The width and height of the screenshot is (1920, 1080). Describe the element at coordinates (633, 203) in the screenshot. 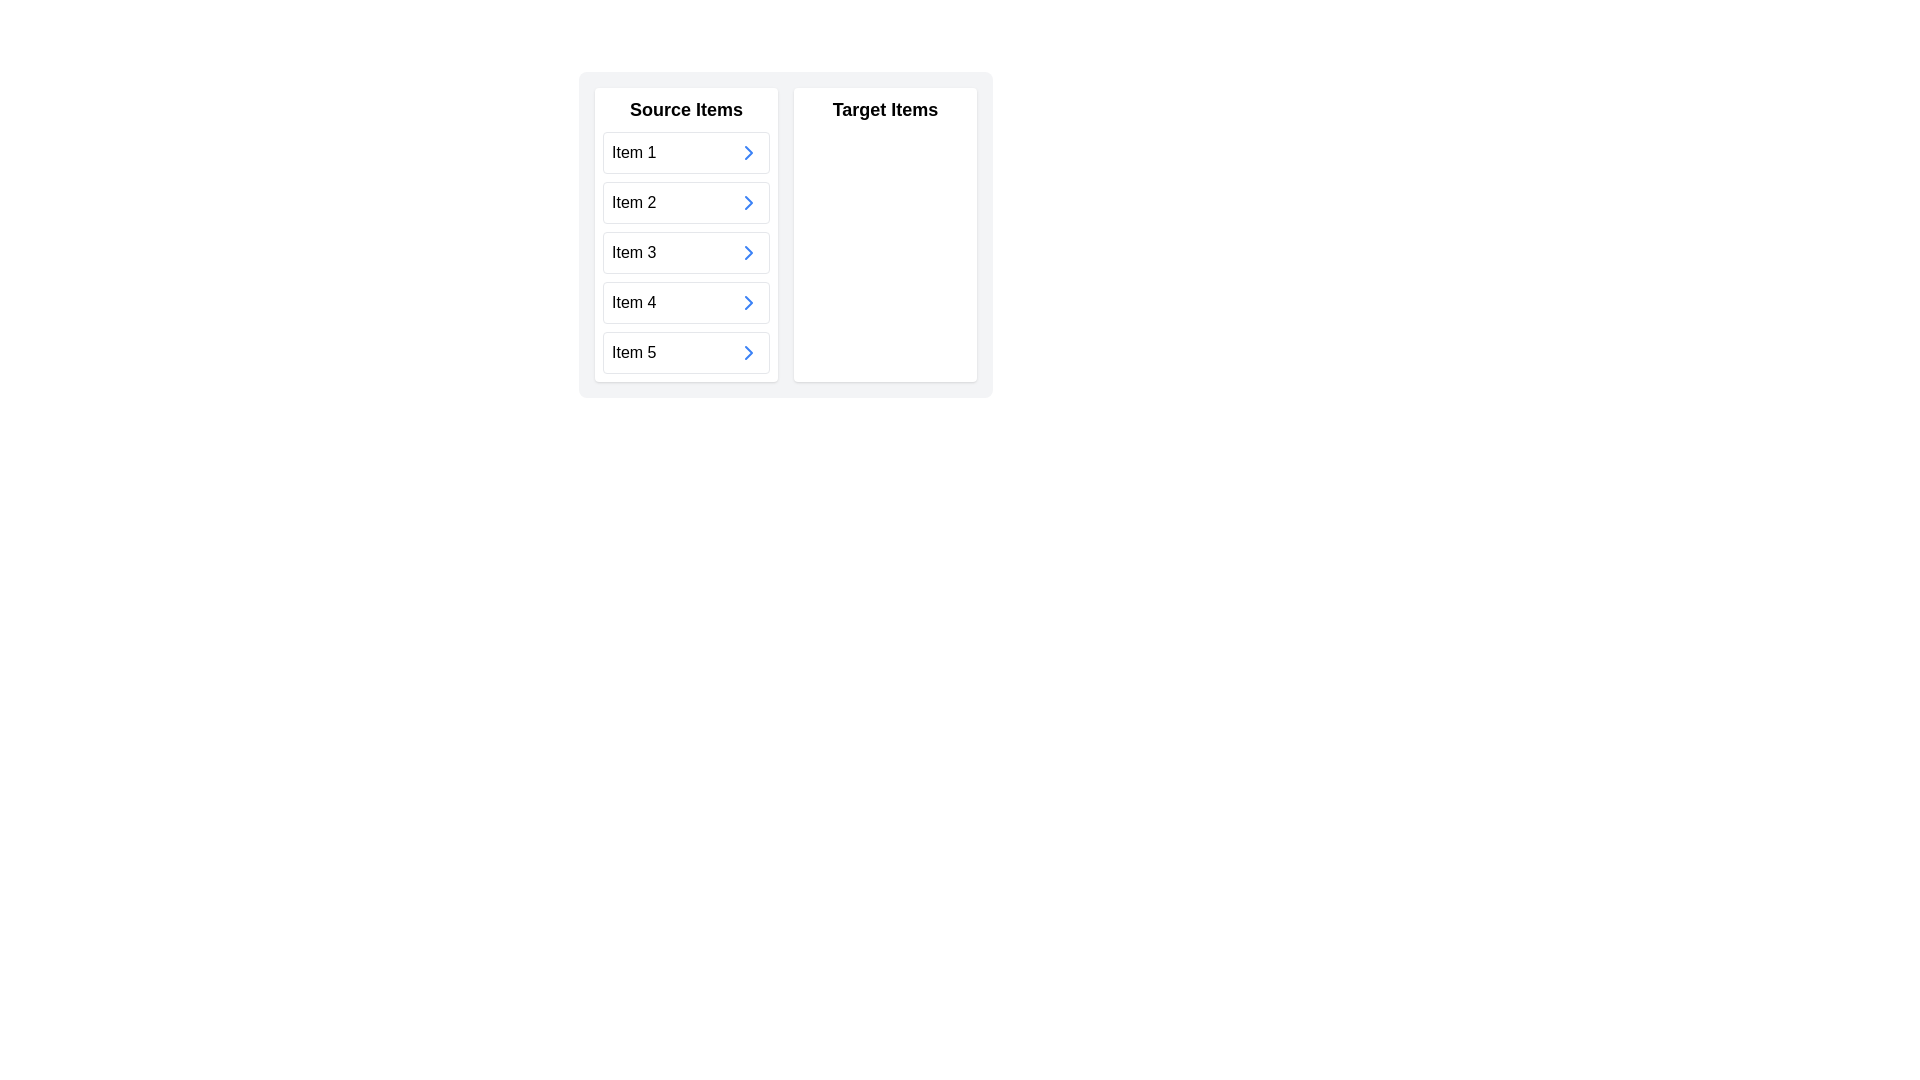

I see `label displaying 'Item 2' which is the text component of the second list item in the 'Source Items' vertical list` at that location.